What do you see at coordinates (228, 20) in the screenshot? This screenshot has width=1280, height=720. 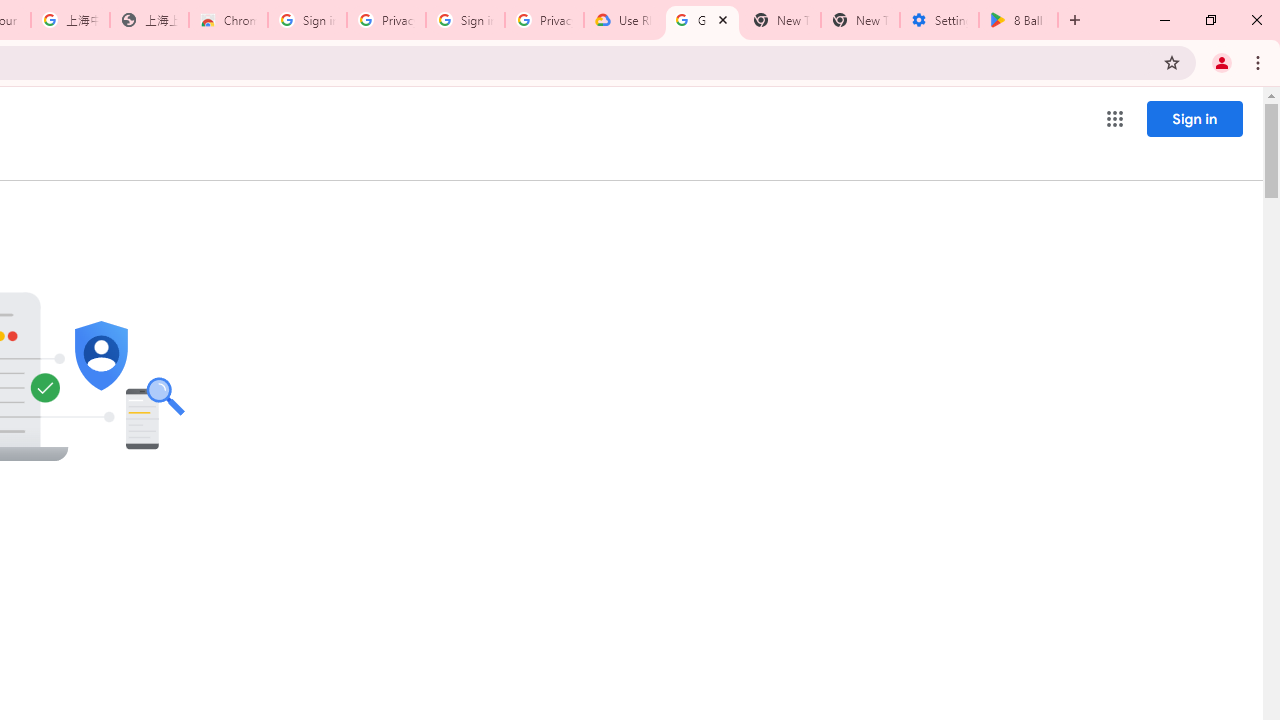 I see `'Chrome Web Store - Color themes by Chrome'` at bounding box center [228, 20].